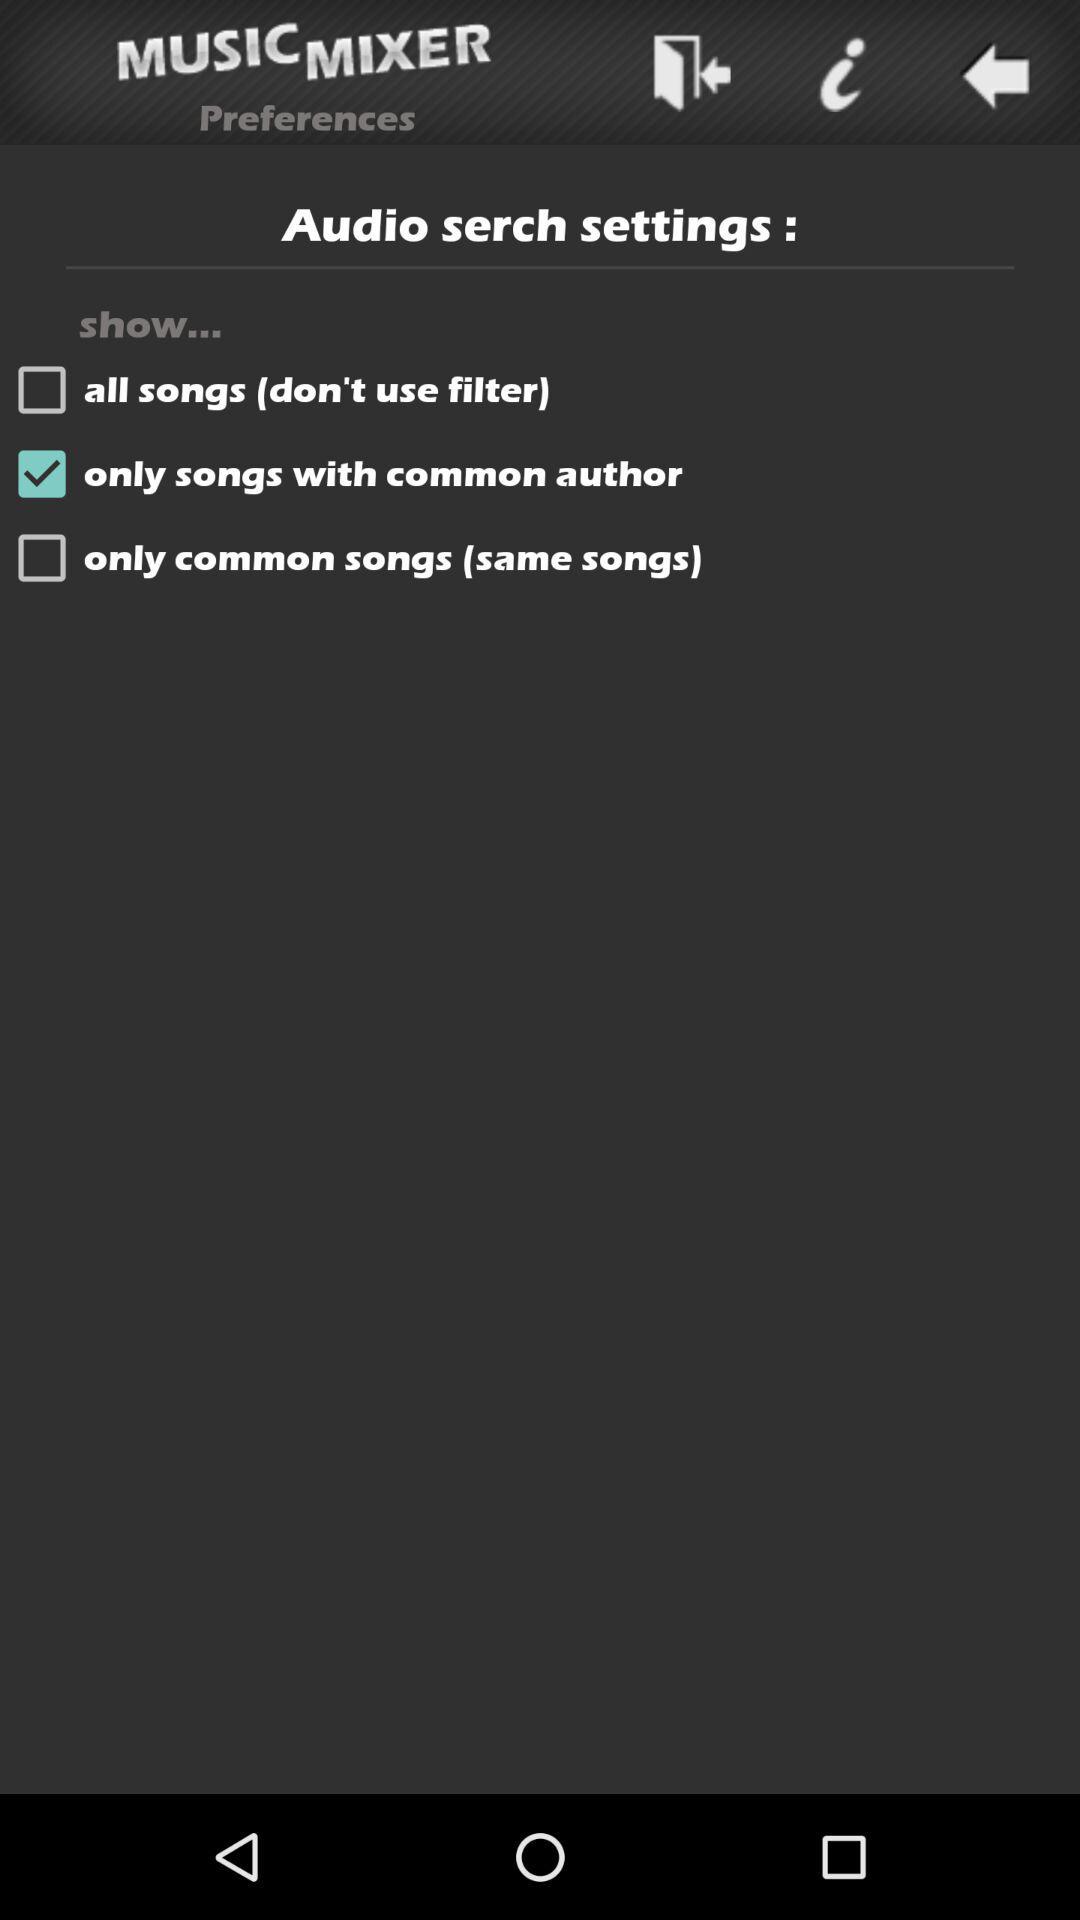  What do you see at coordinates (991, 72) in the screenshot?
I see `backword to option` at bounding box center [991, 72].